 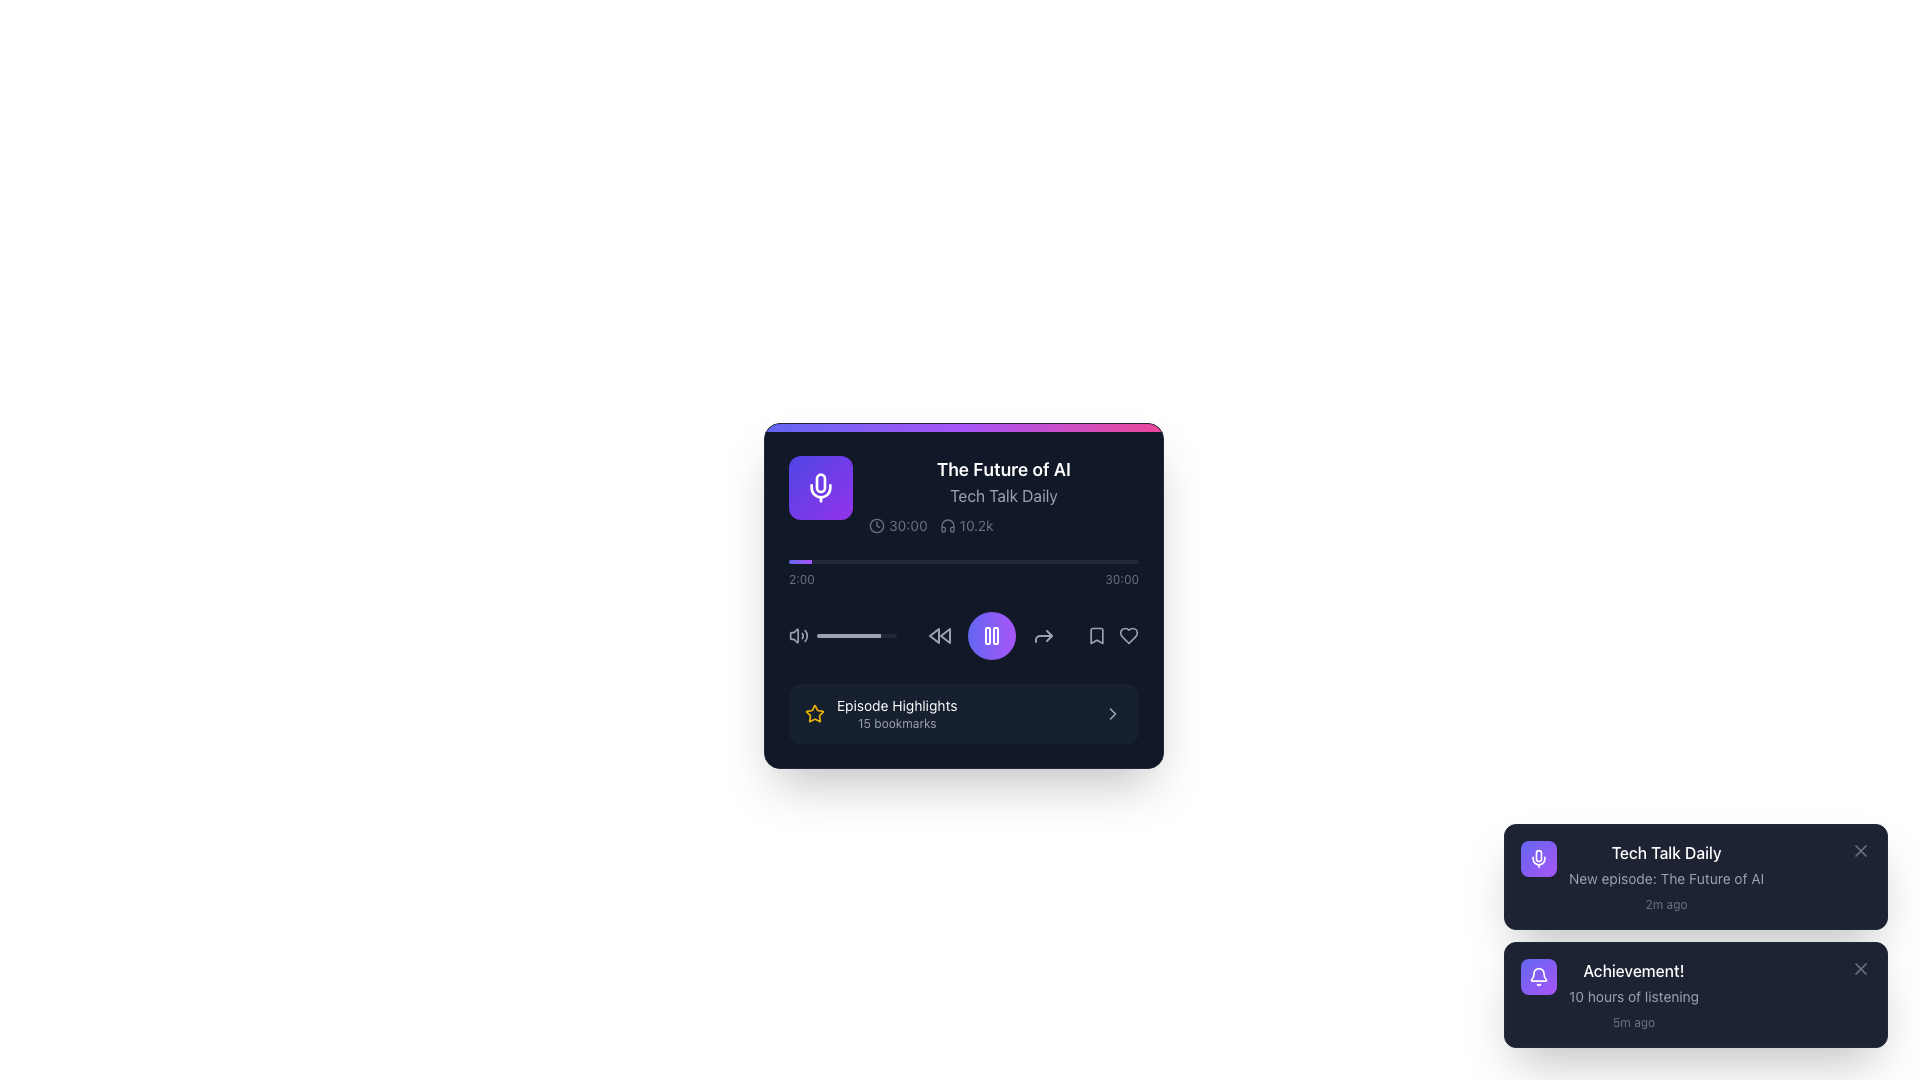 What do you see at coordinates (964, 574) in the screenshot?
I see `the progress bar with textual indicators displaying '2:00' and '30:00' located in the middle of the audio track information card` at bounding box center [964, 574].